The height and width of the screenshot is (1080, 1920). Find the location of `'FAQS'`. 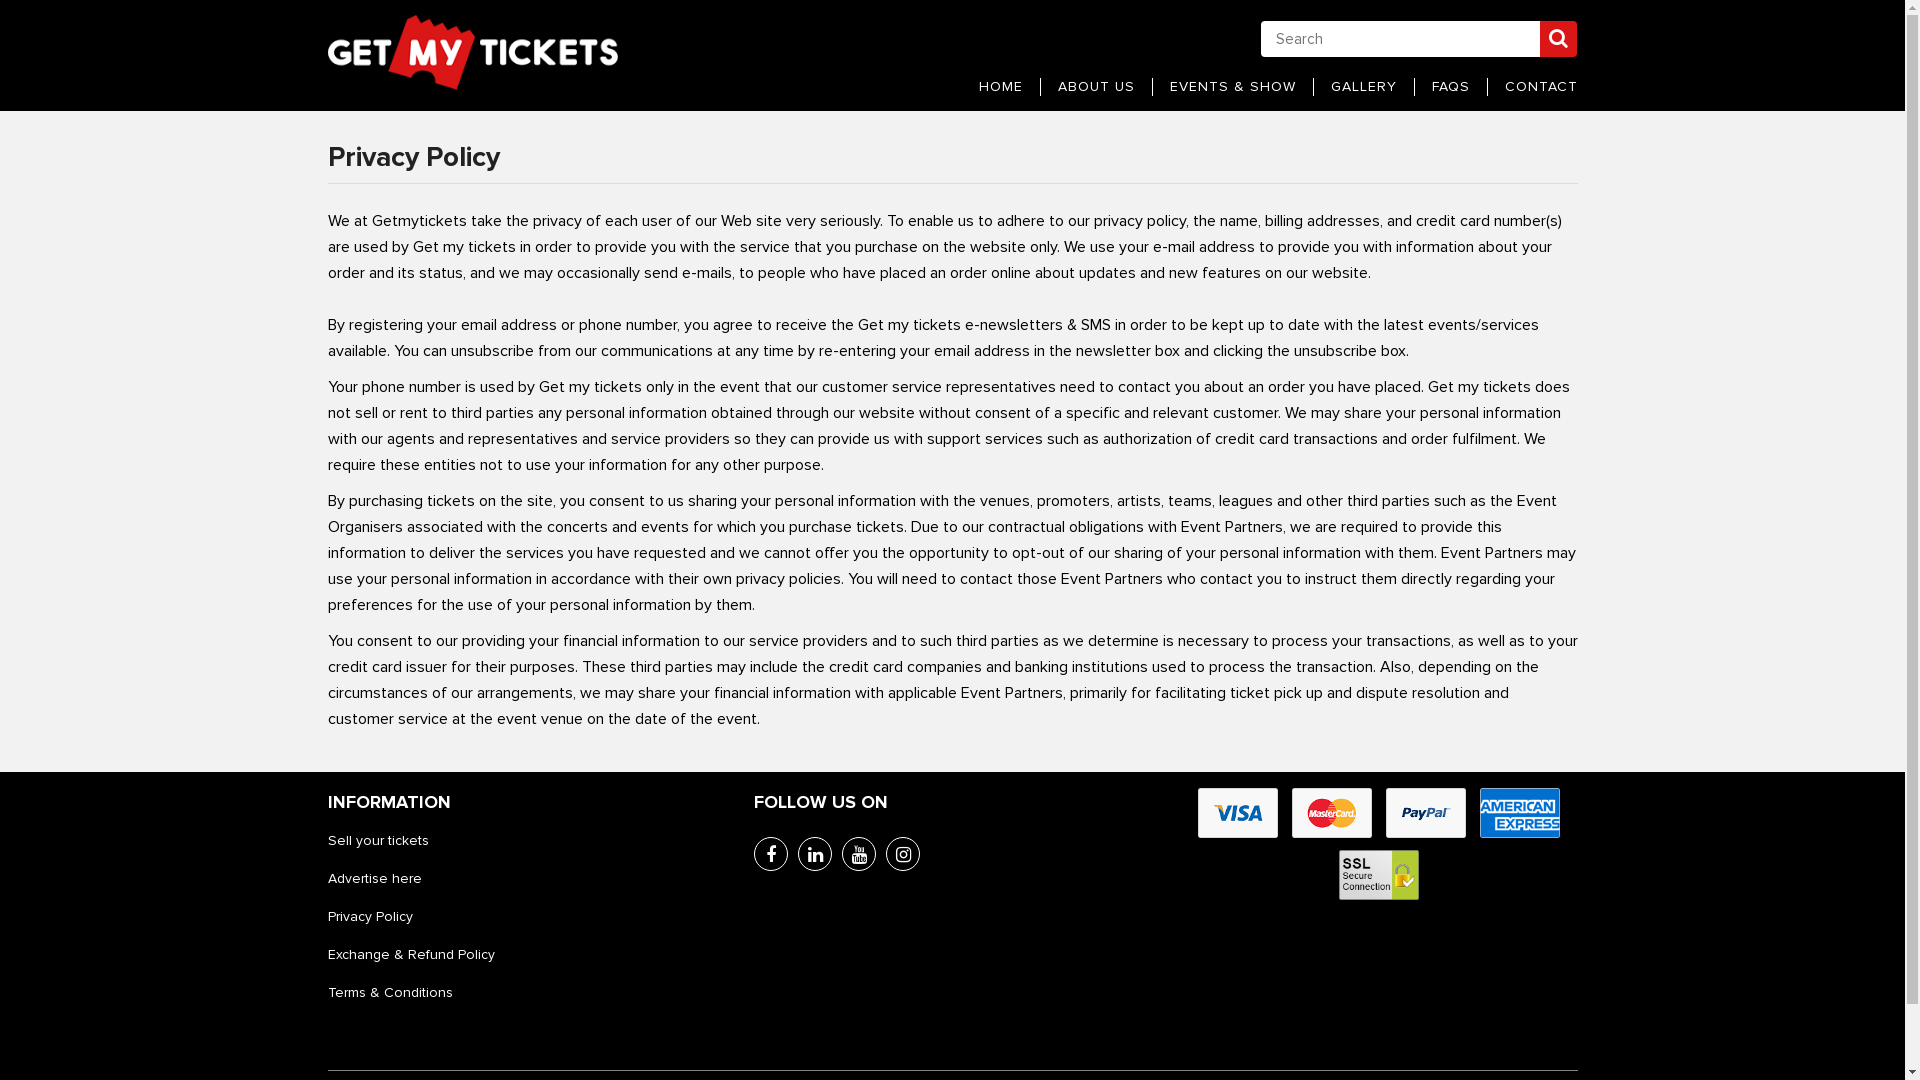

'FAQS' is located at coordinates (1450, 86).